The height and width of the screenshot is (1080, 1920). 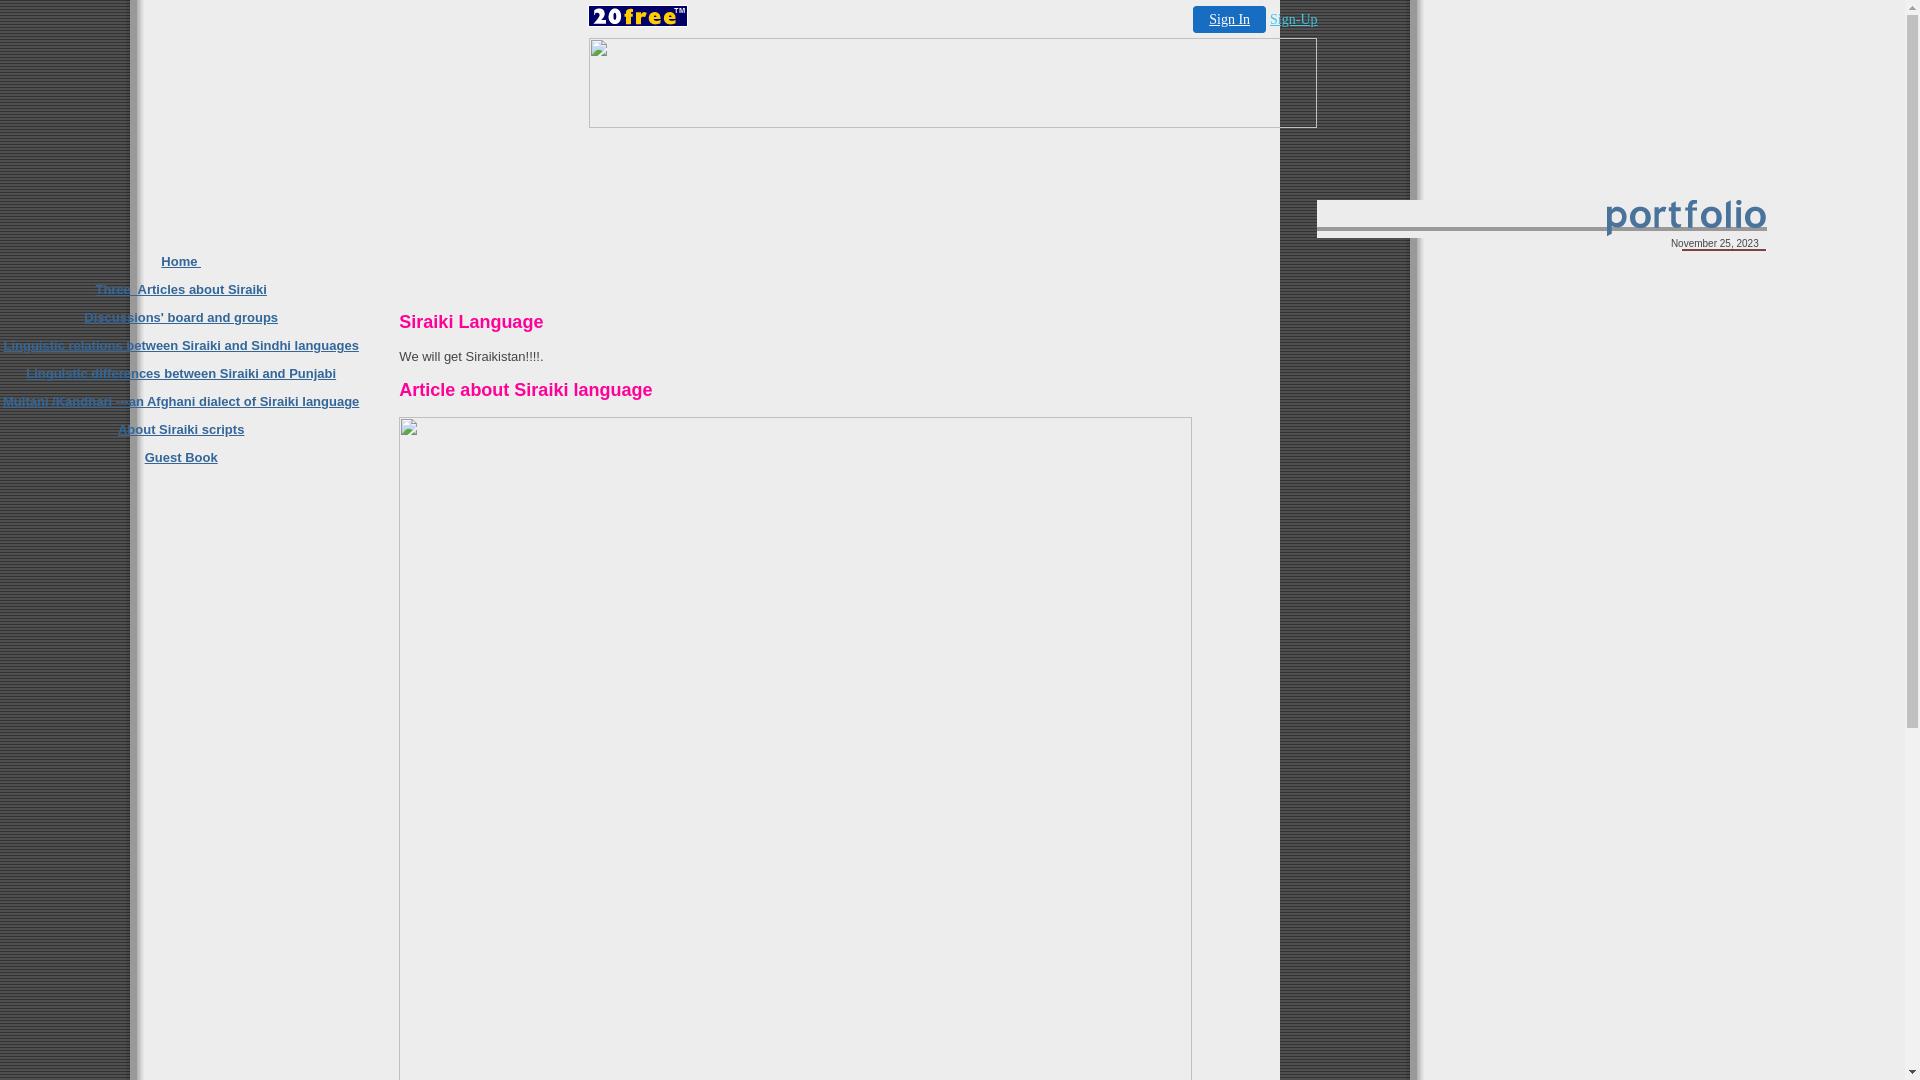 What do you see at coordinates (180, 344) in the screenshot?
I see `'Linguistic relations between Siraiki and Sindhi languages'` at bounding box center [180, 344].